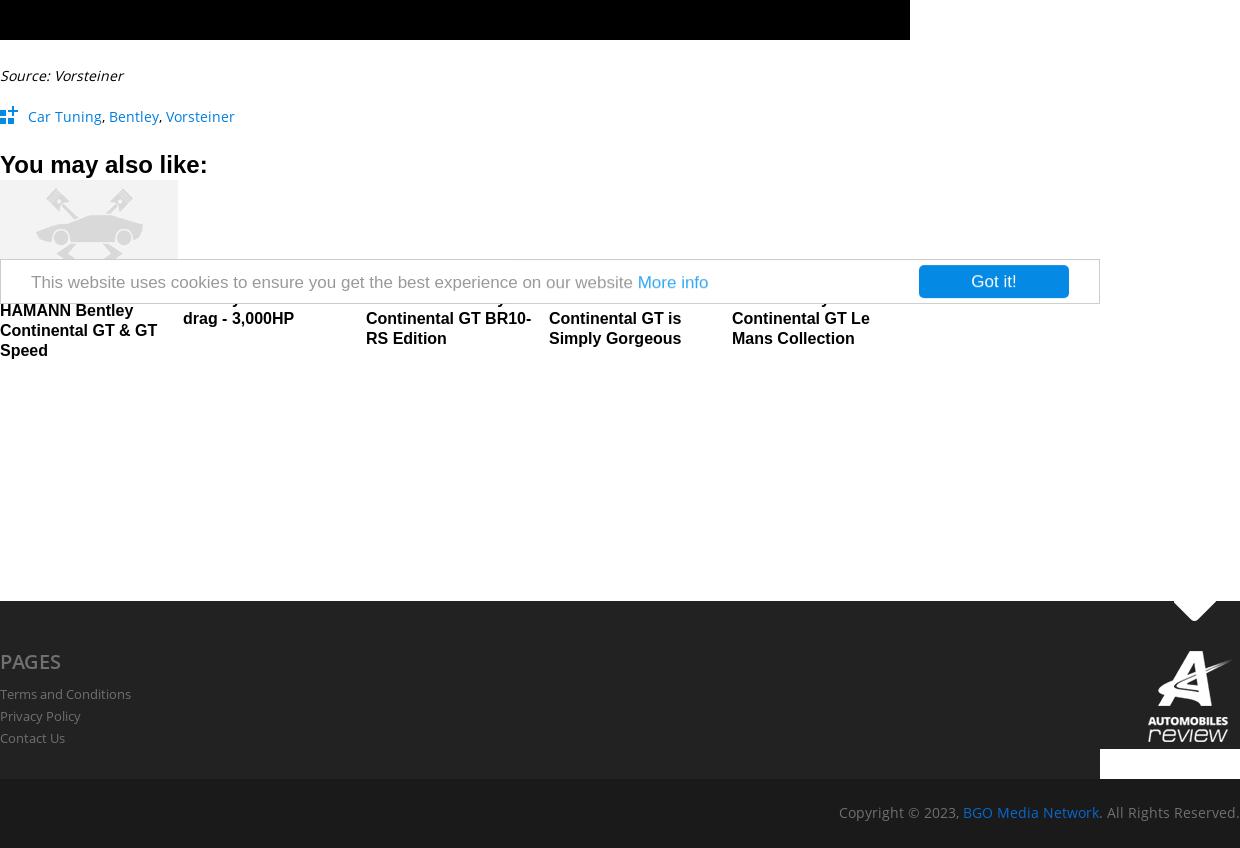 This screenshot has height=848, width=1240. I want to click on 'Bentley Continental GT drag - 3,000HP', so click(270, 308).